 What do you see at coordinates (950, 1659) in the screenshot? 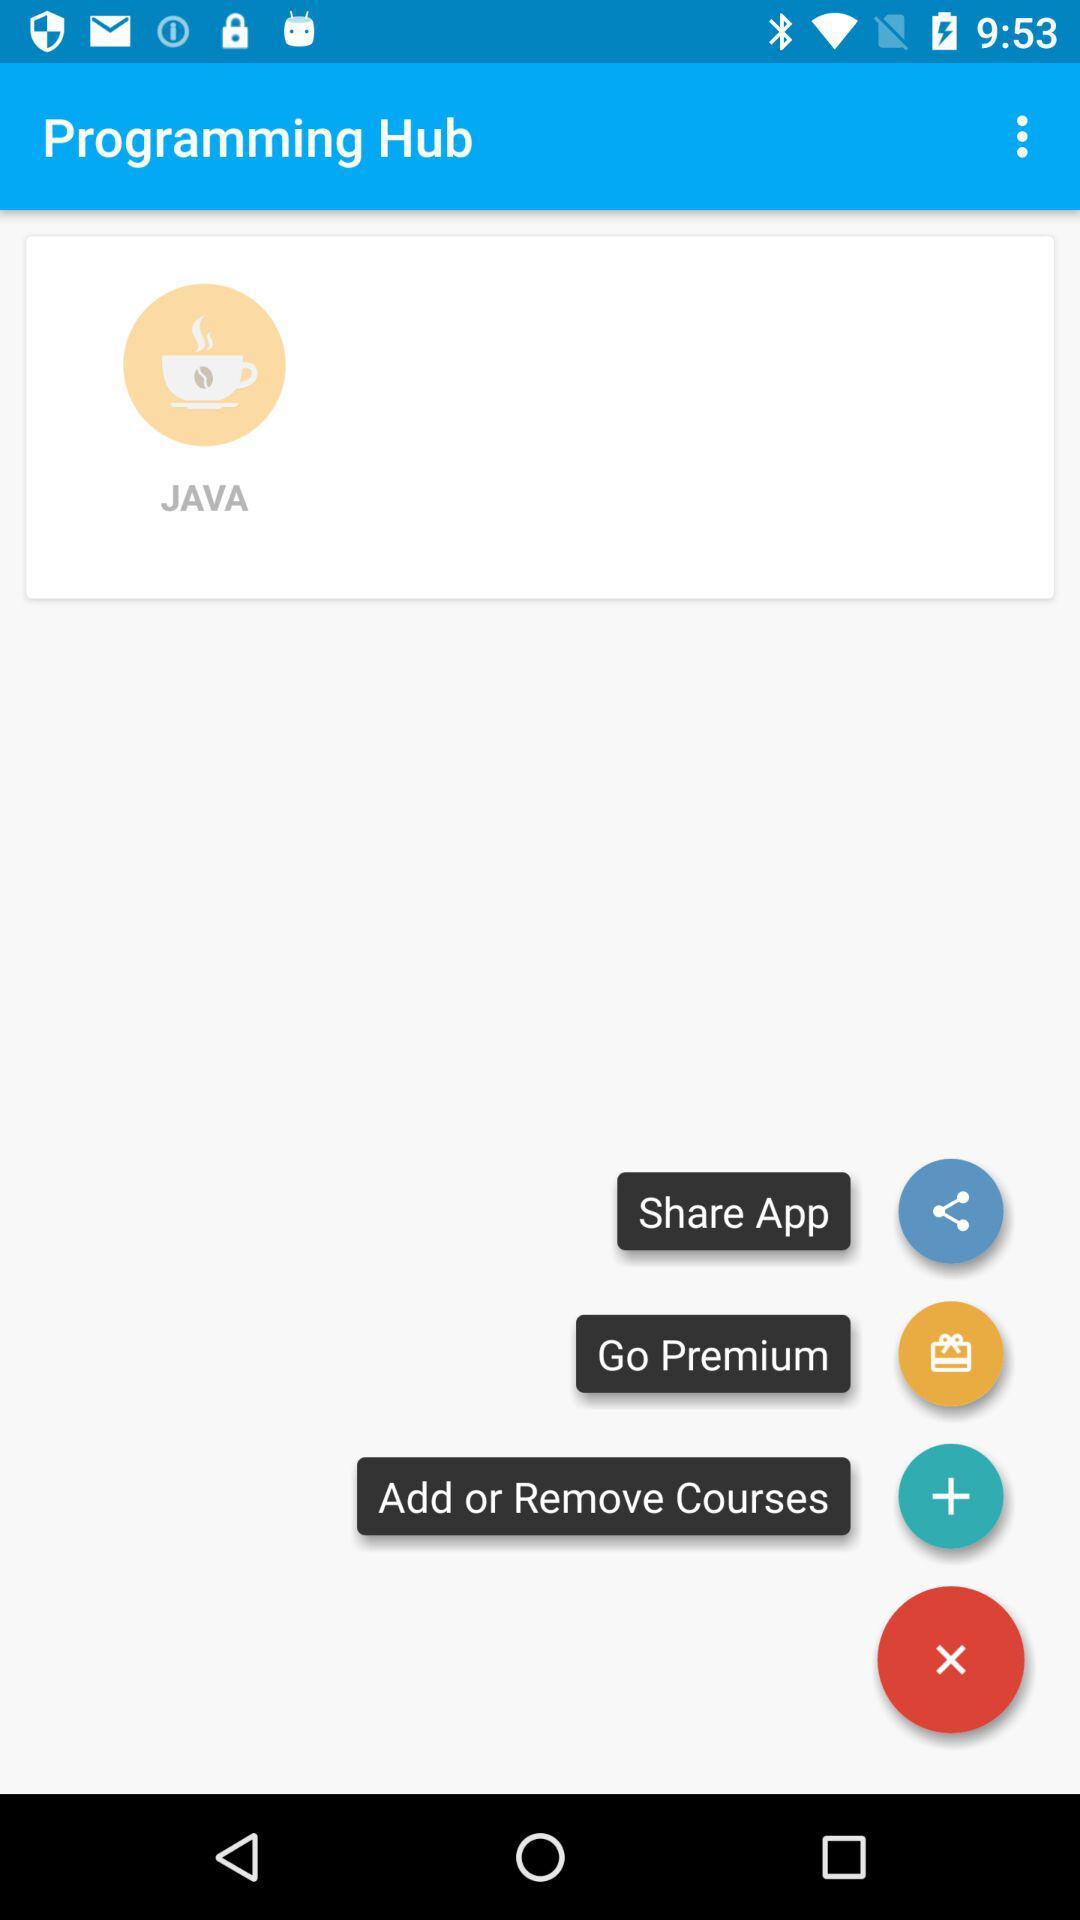
I see `button` at bounding box center [950, 1659].